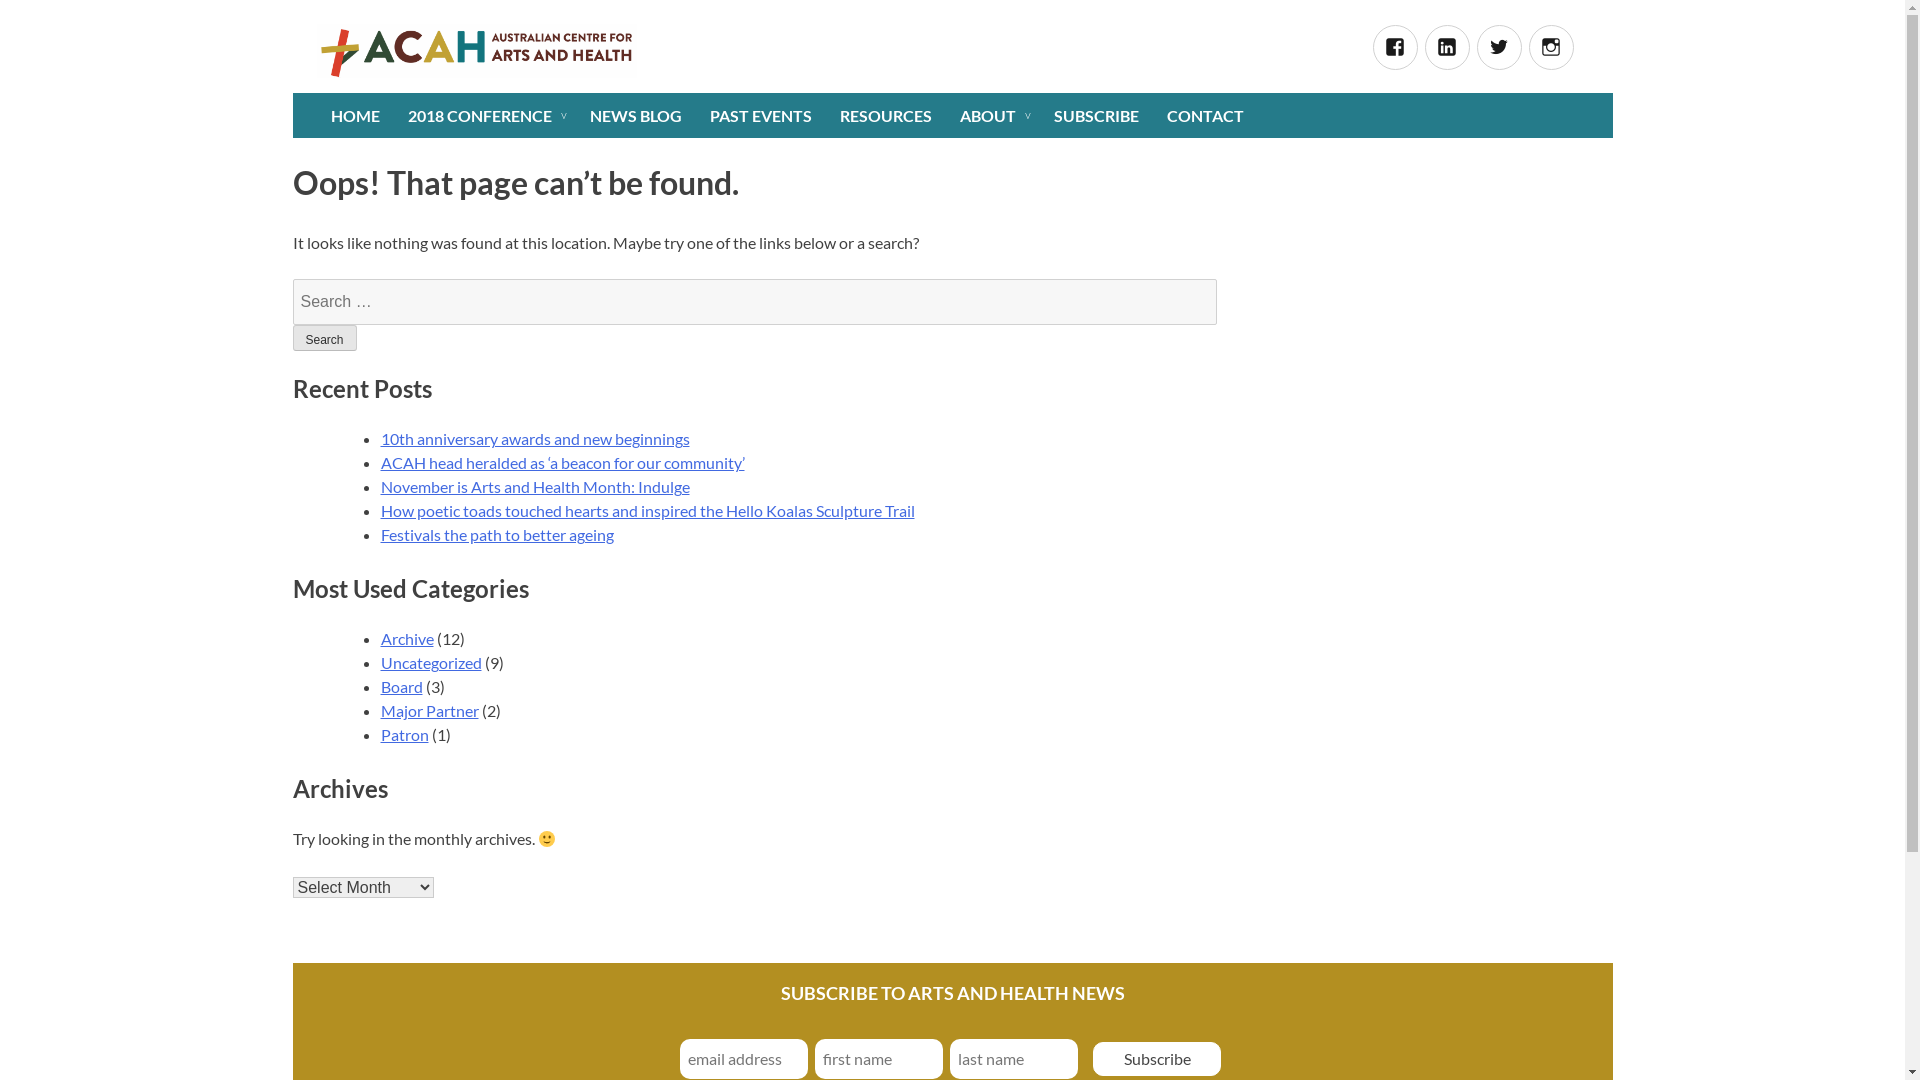 Image resolution: width=1920 pixels, height=1080 pixels. I want to click on 'ABOUT', so click(944, 115).